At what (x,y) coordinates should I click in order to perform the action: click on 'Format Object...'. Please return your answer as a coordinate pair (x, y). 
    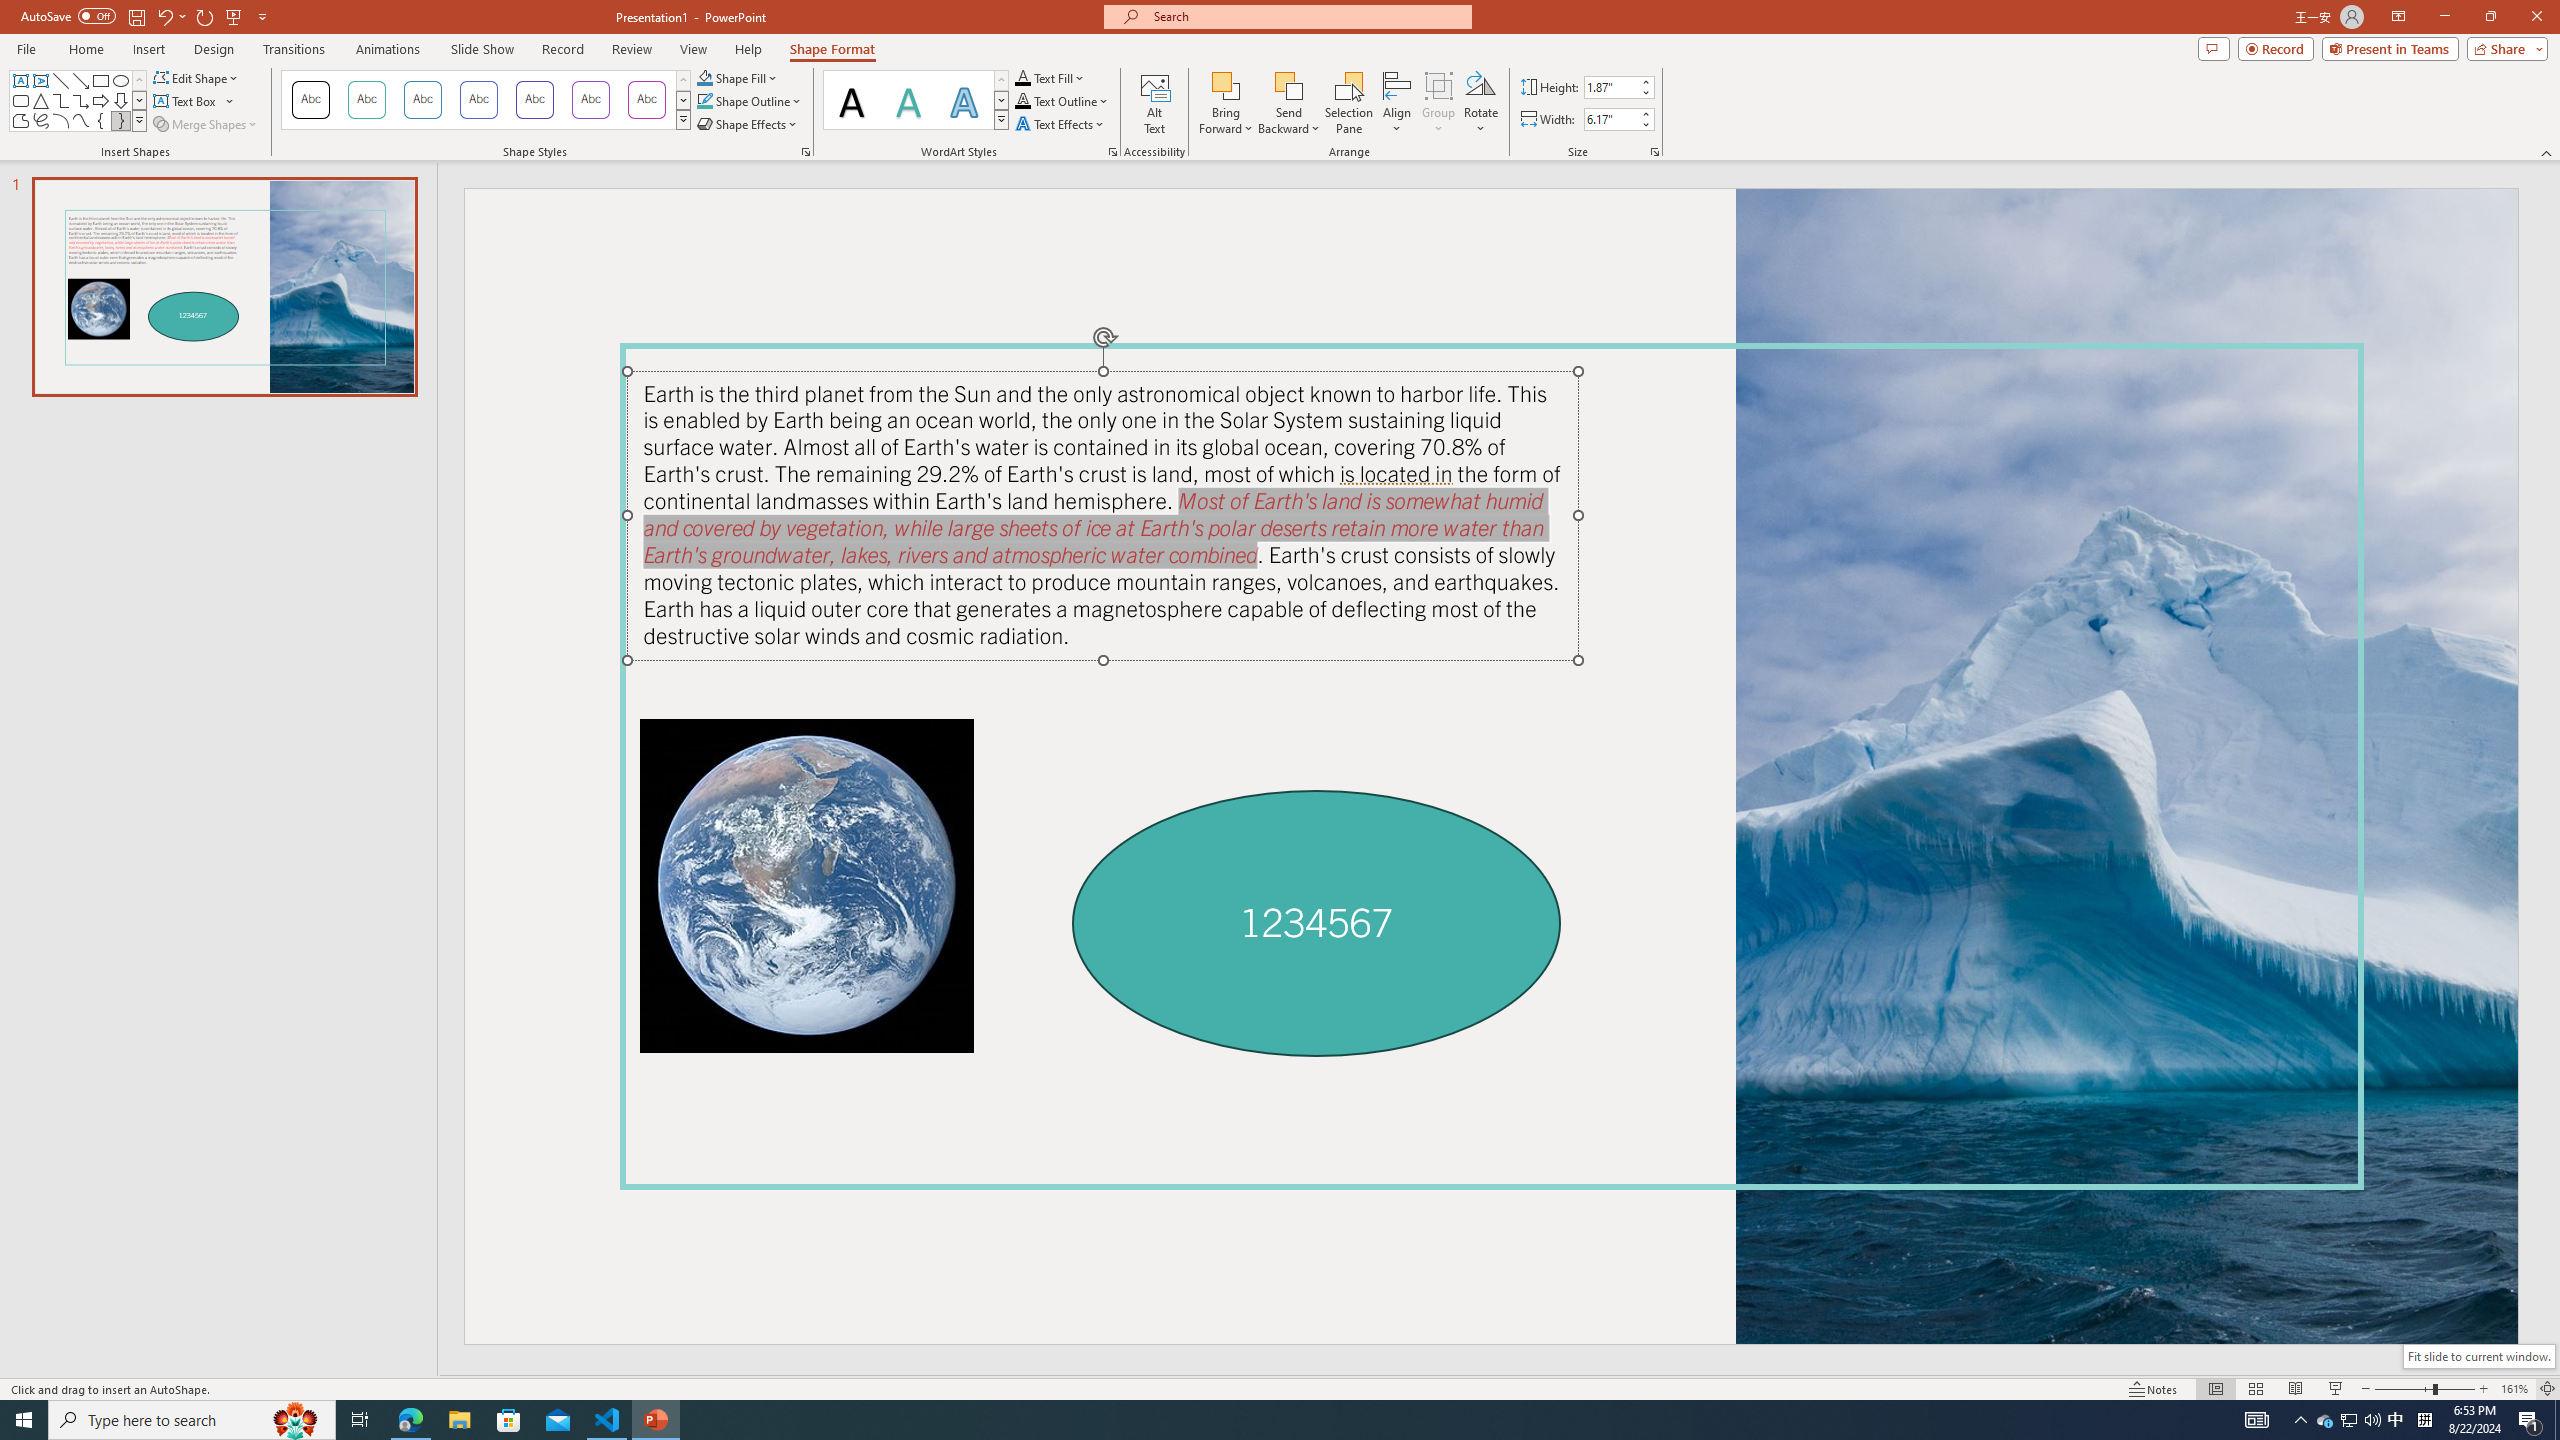
    Looking at the image, I should click on (806, 150).